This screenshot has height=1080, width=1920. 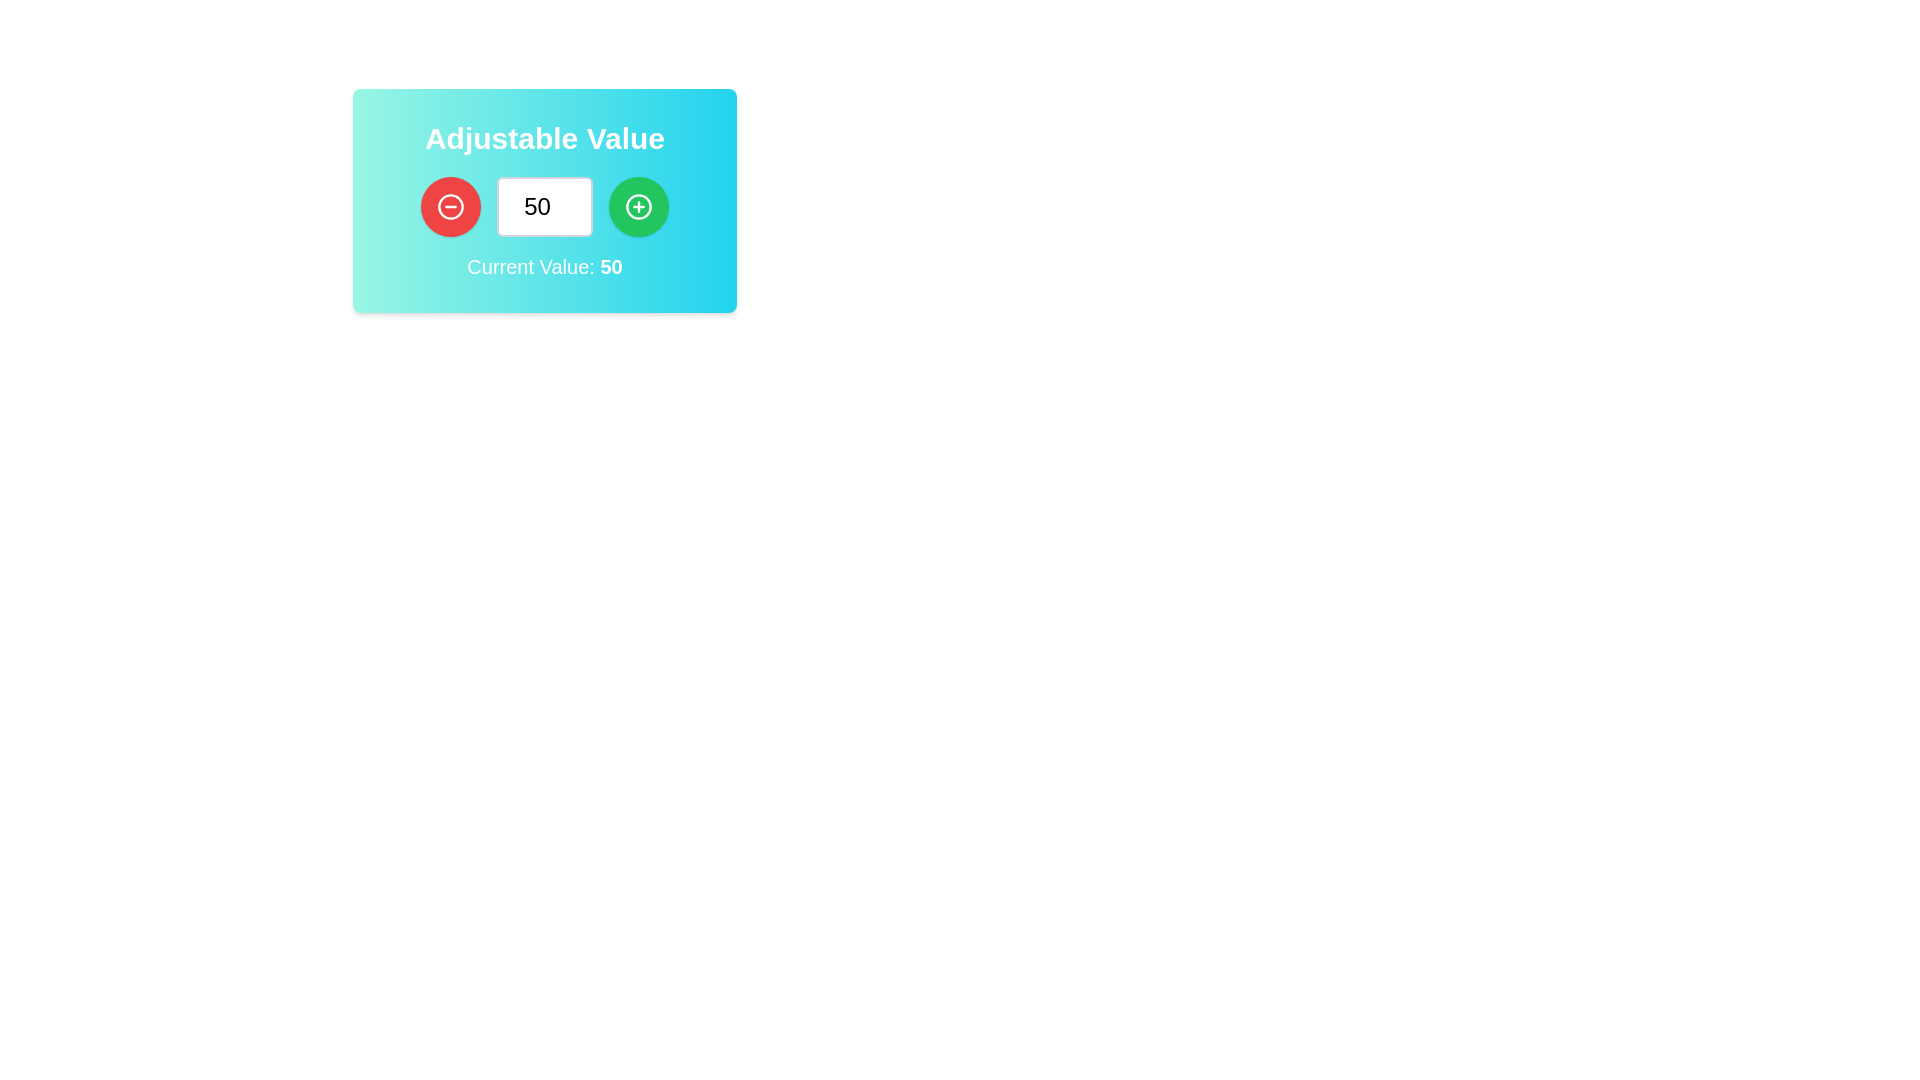 I want to click on the rounded green button with a white plus icon, so click(x=637, y=207).